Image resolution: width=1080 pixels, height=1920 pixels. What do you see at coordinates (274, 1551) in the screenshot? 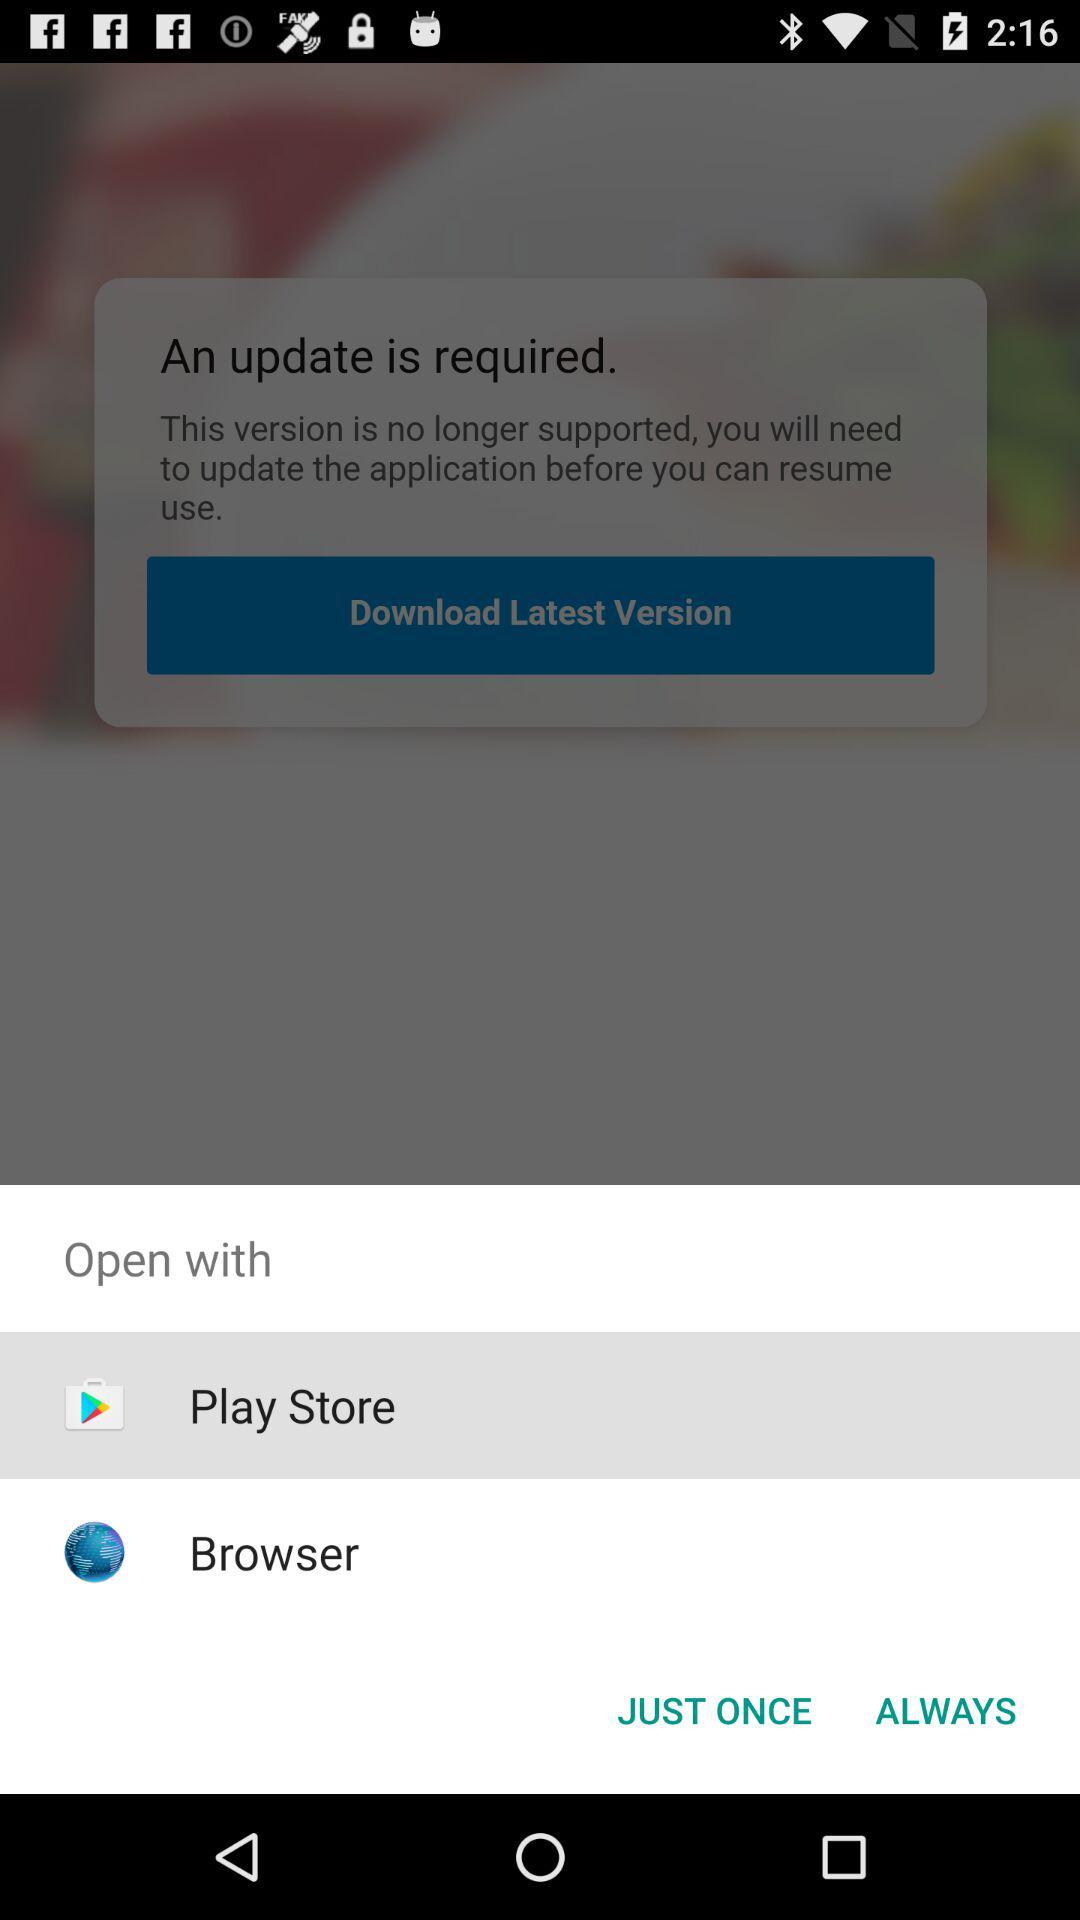
I see `browser icon` at bounding box center [274, 1551].